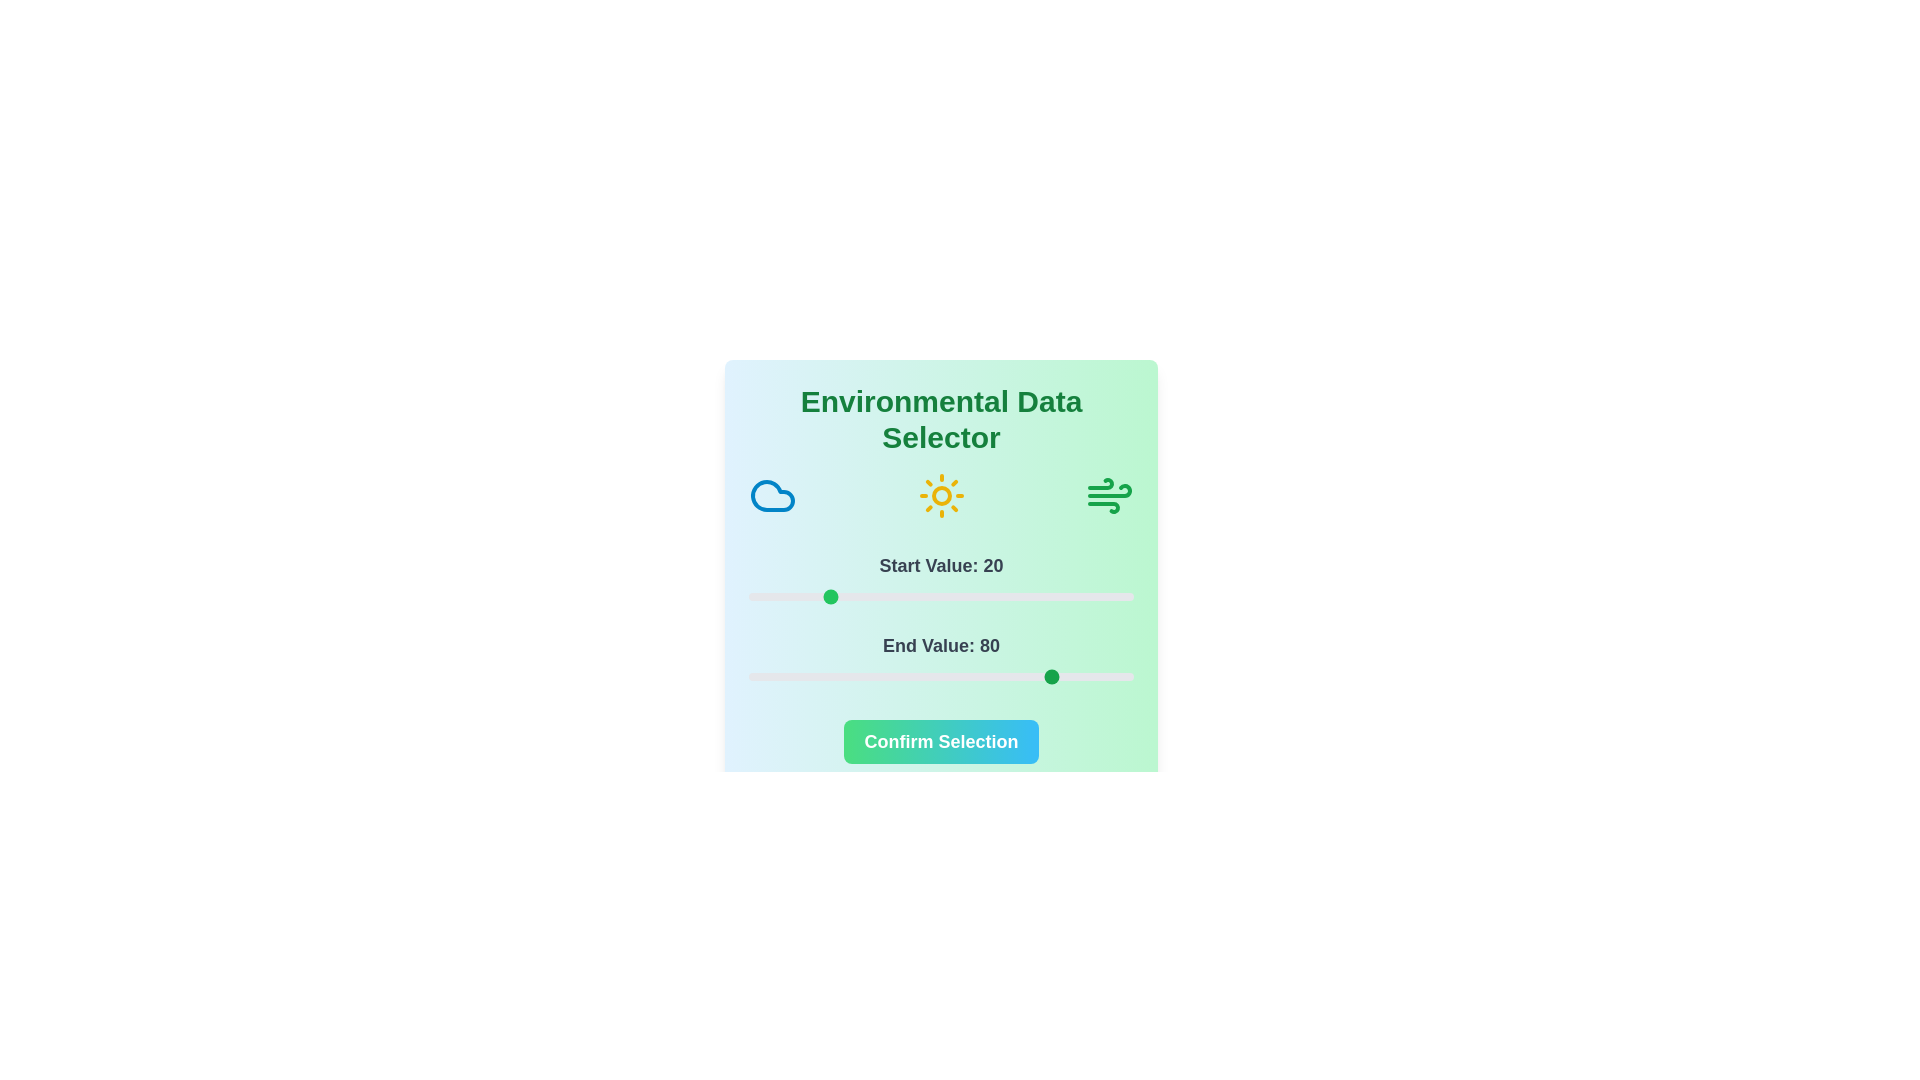  Describe the element at coordinates (767, 596) in the screenshot. I see `the slider` at that location.